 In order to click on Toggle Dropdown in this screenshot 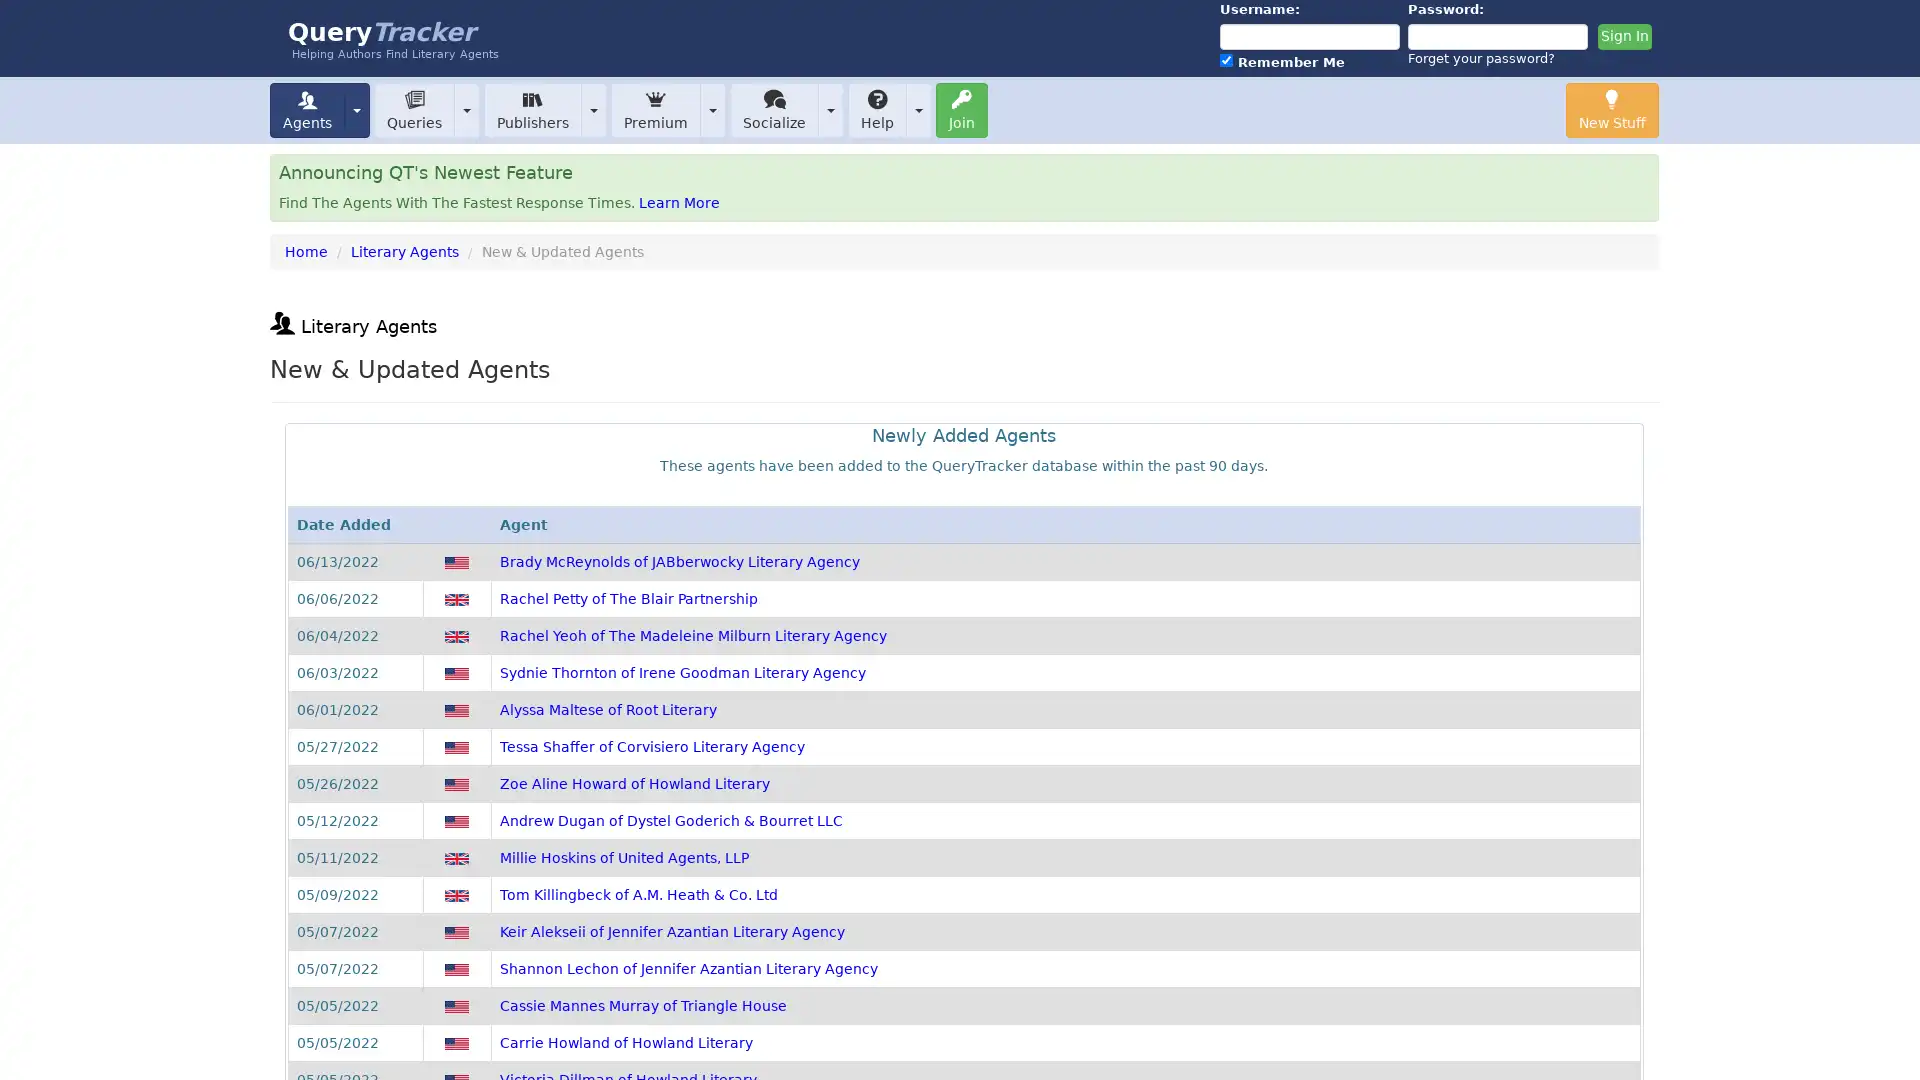, I will do `click(593, 109)`.